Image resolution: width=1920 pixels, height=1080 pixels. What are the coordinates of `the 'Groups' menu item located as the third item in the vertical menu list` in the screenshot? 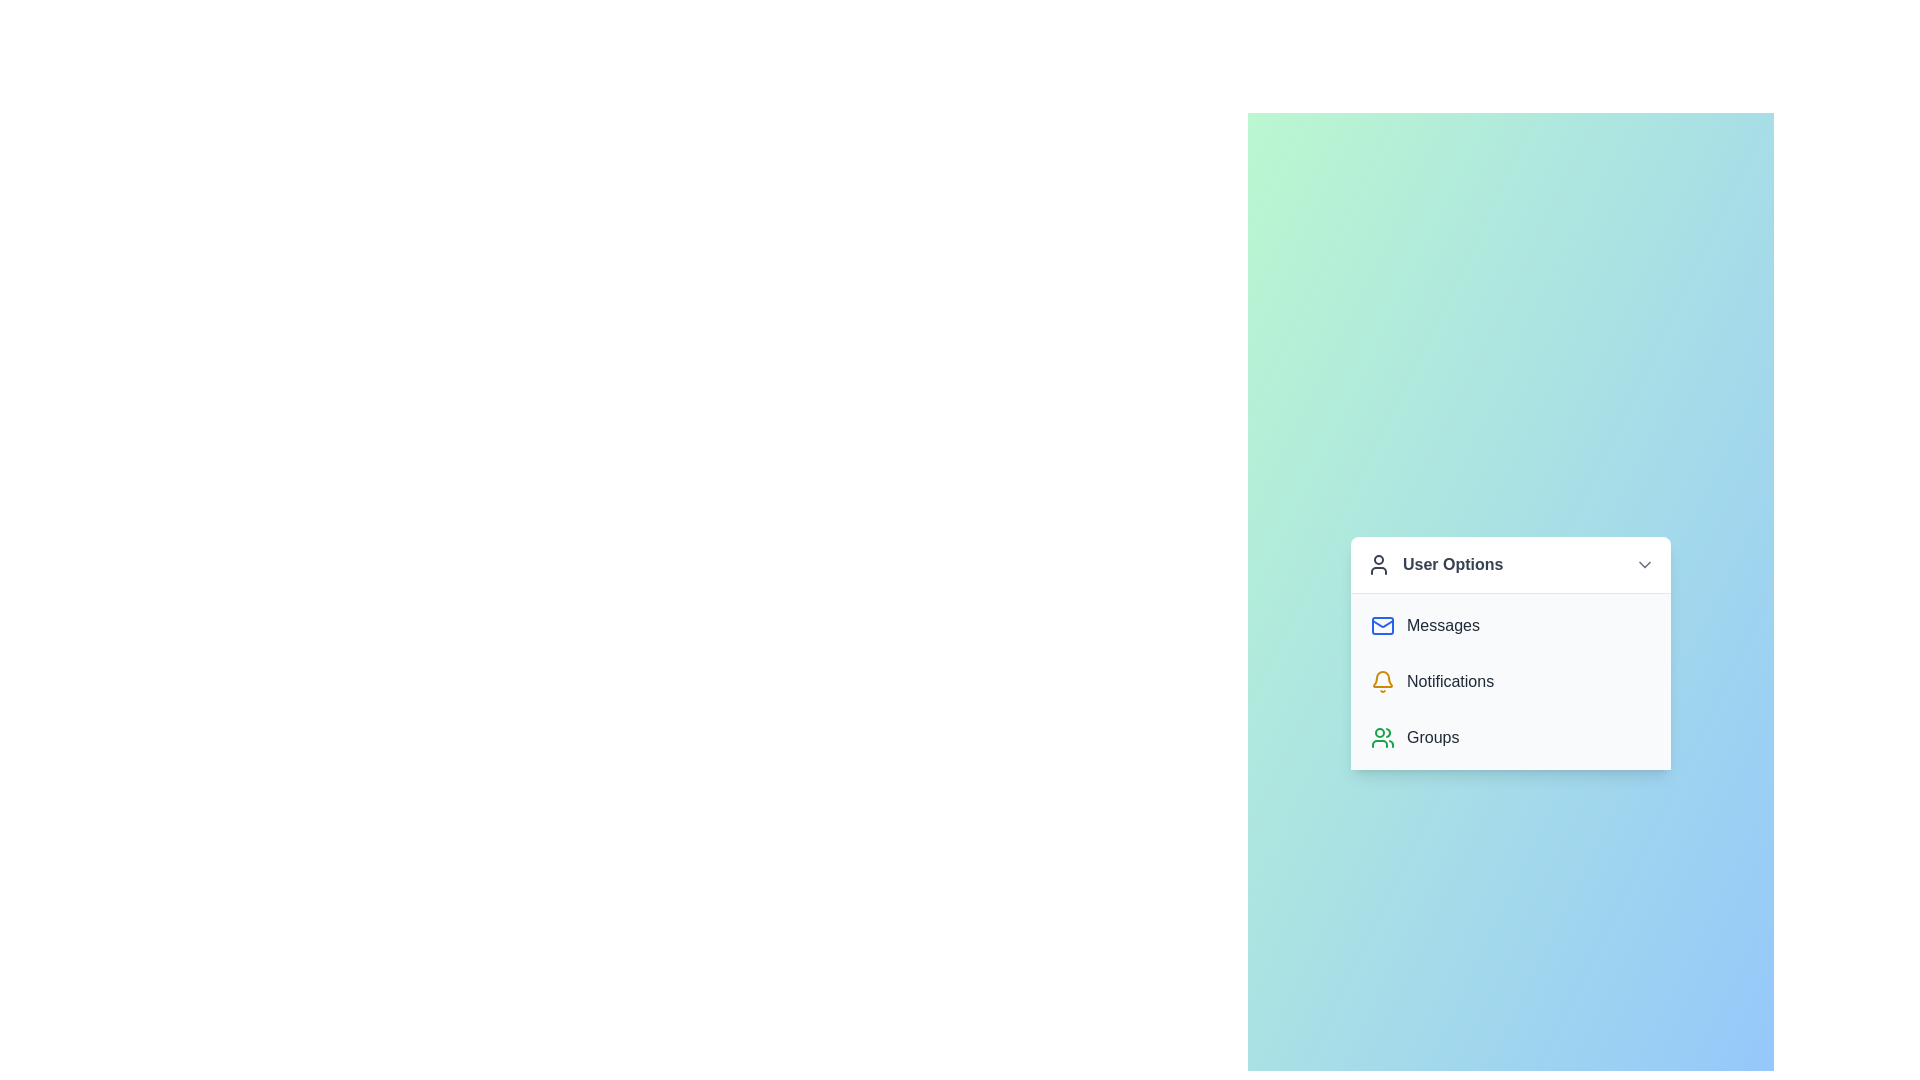 It's located at (1511, 737).